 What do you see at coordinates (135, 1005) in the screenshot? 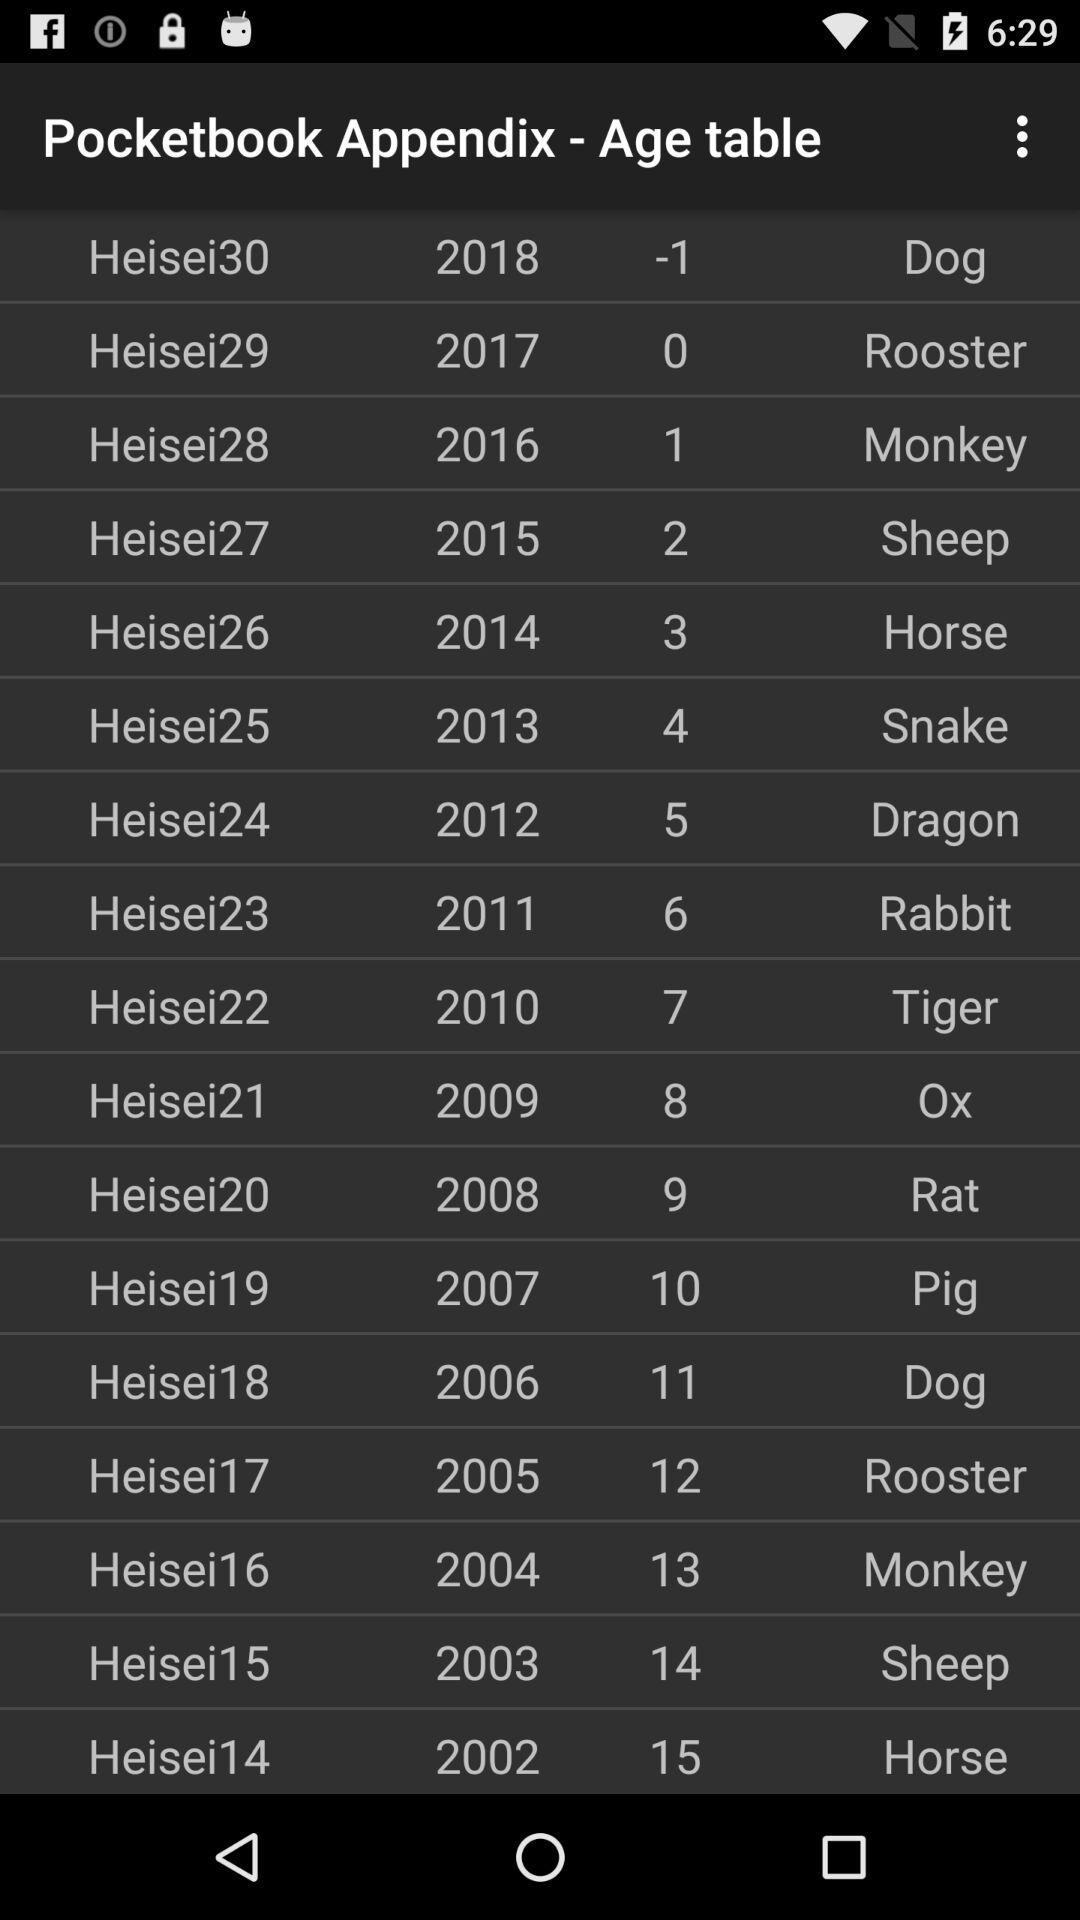
I see `the app above heisei21` at bounding box center [135, 1005].